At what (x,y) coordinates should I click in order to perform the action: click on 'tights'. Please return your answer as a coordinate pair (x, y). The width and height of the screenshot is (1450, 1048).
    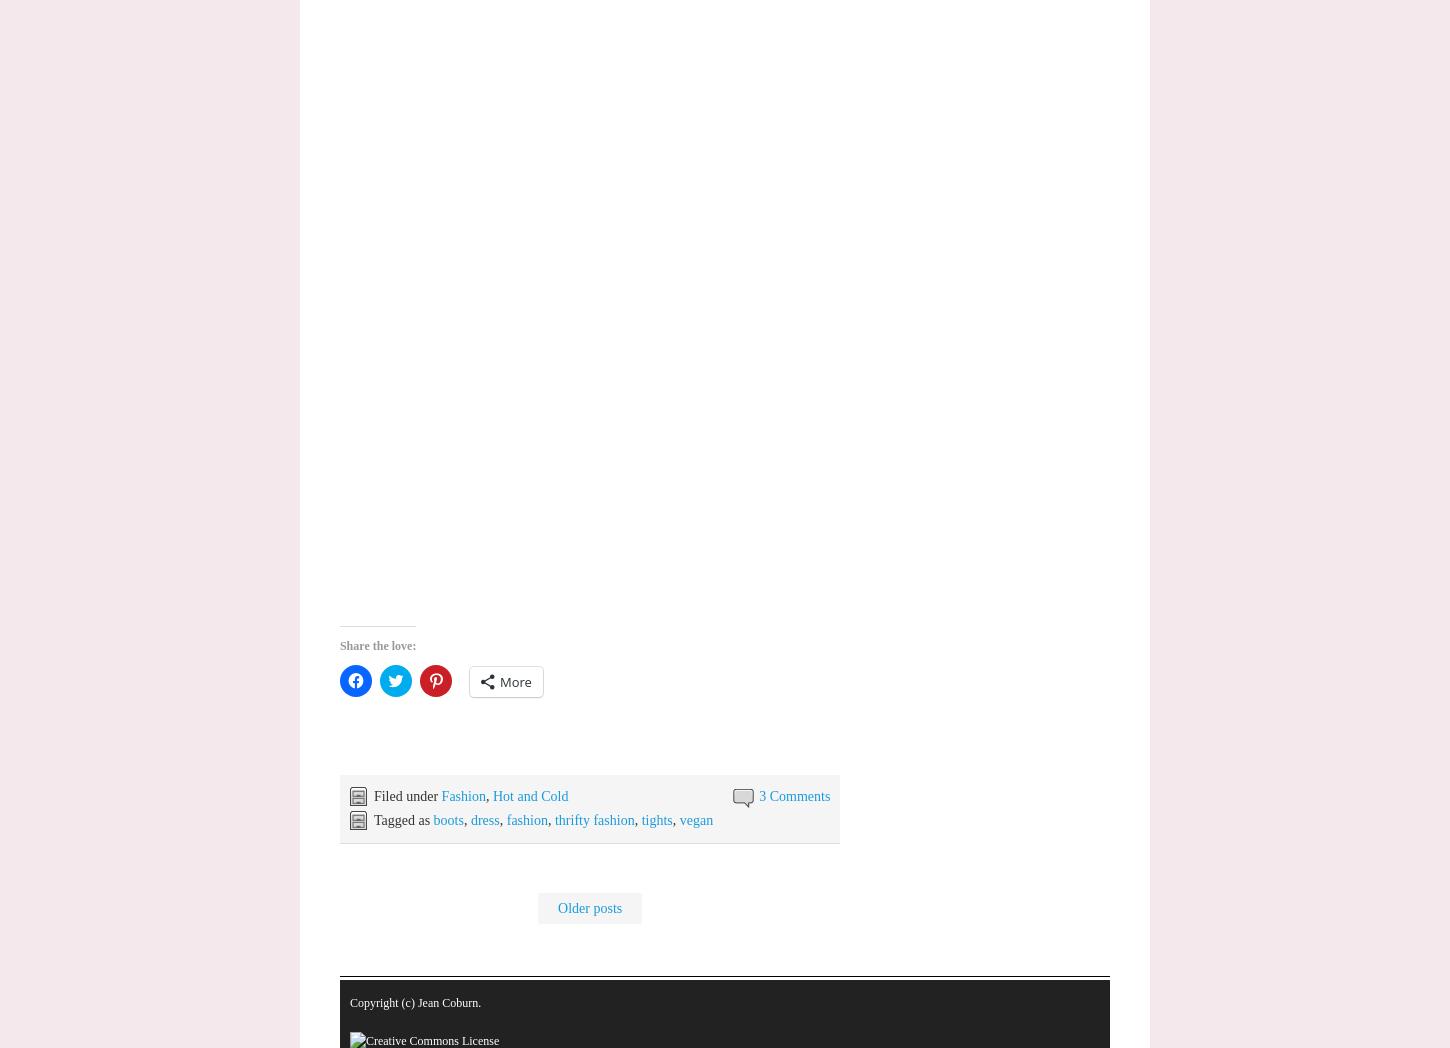
    Looking at the image, I should click on (655, 819).